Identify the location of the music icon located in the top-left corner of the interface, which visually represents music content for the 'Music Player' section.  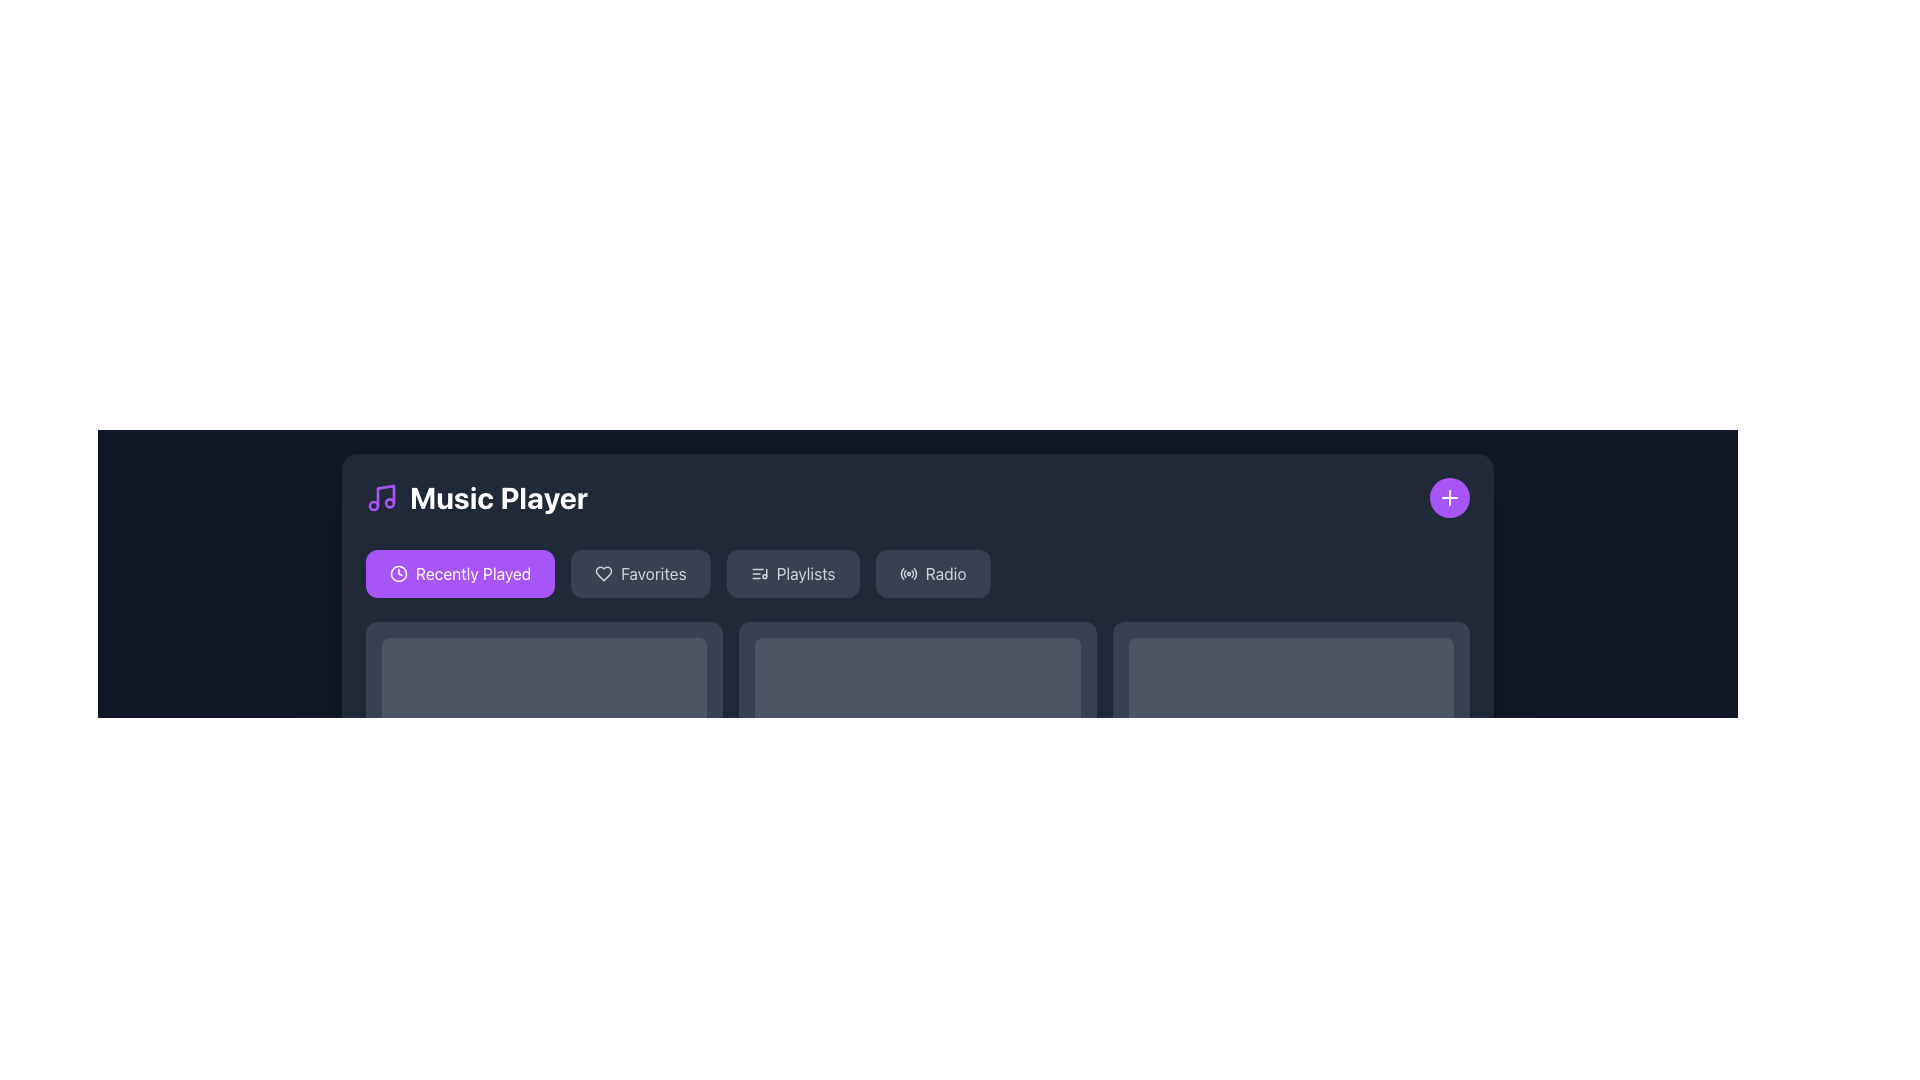
(382, 496).